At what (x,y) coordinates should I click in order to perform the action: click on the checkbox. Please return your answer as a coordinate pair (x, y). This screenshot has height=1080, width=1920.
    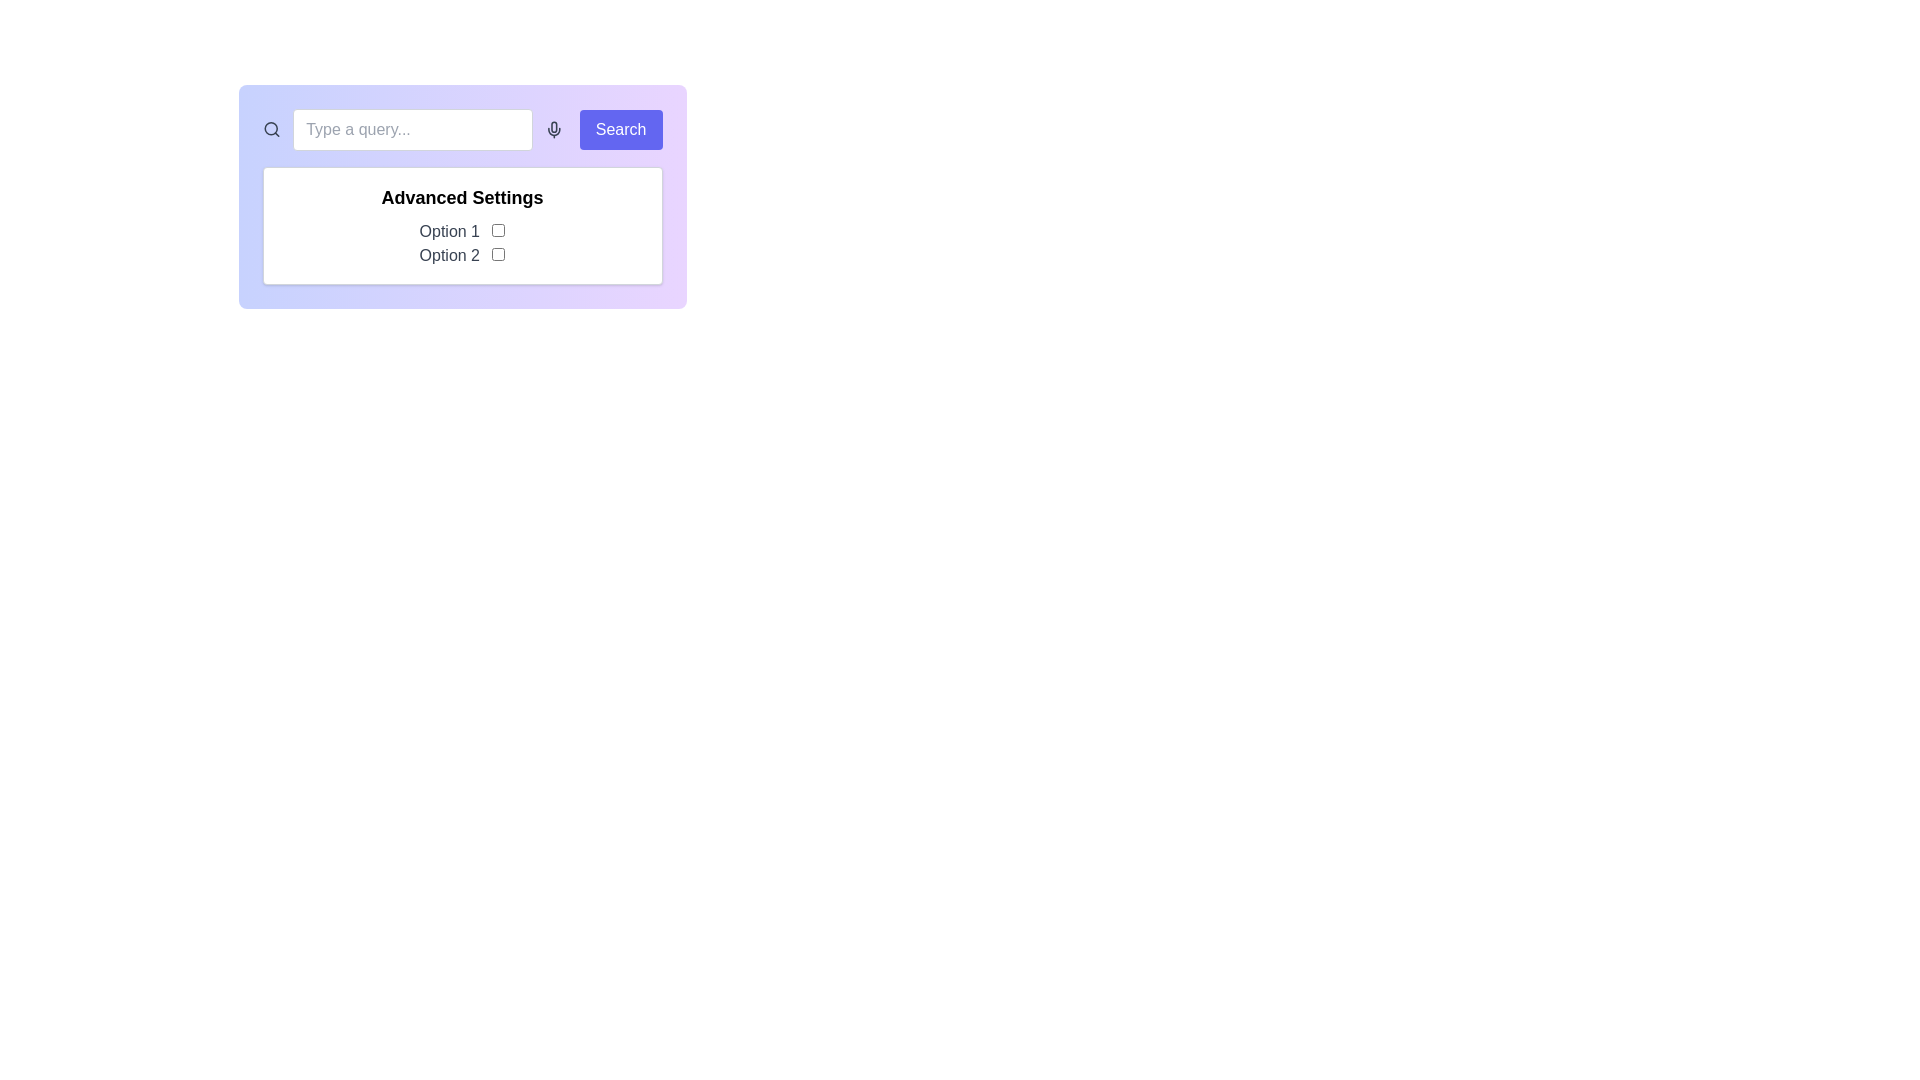
    Looking at the image, I should click on (499, 229).